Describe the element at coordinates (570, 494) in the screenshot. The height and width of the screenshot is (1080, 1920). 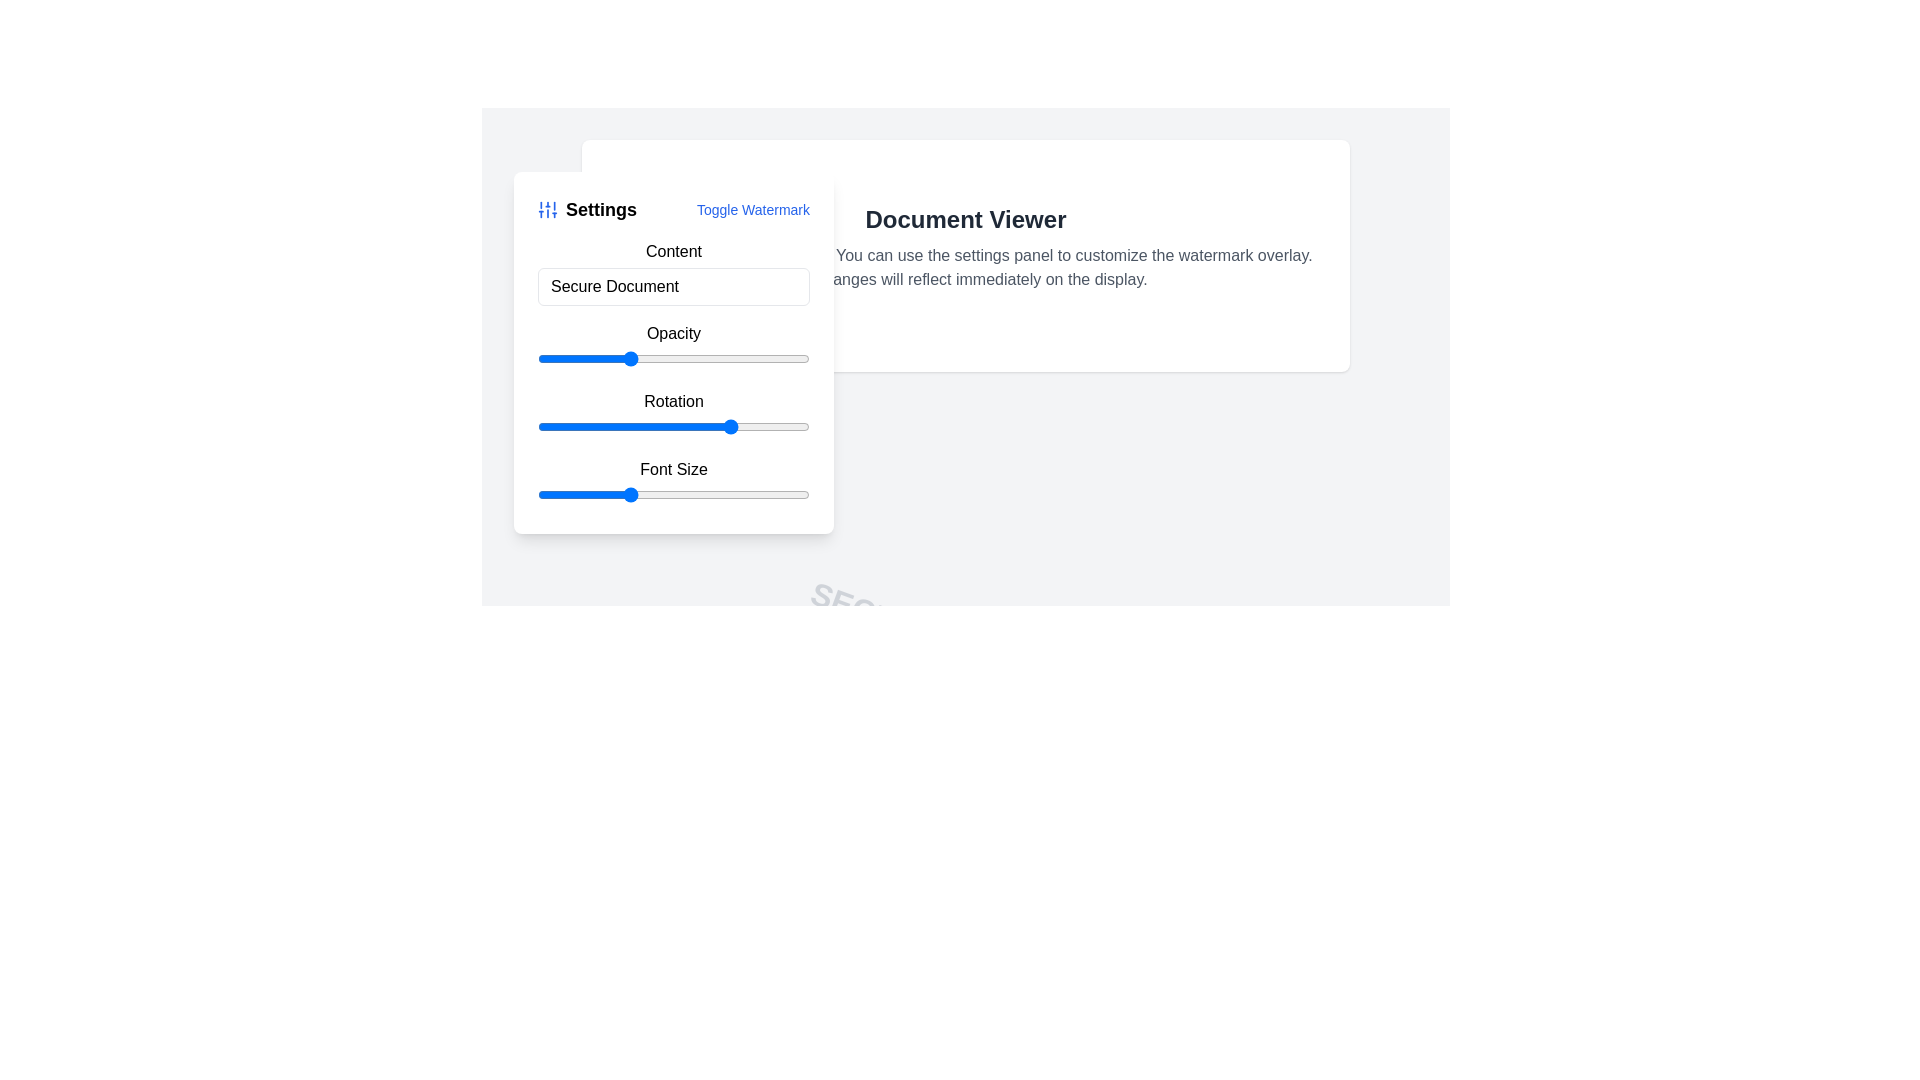
I see `the font size slider` at that location.